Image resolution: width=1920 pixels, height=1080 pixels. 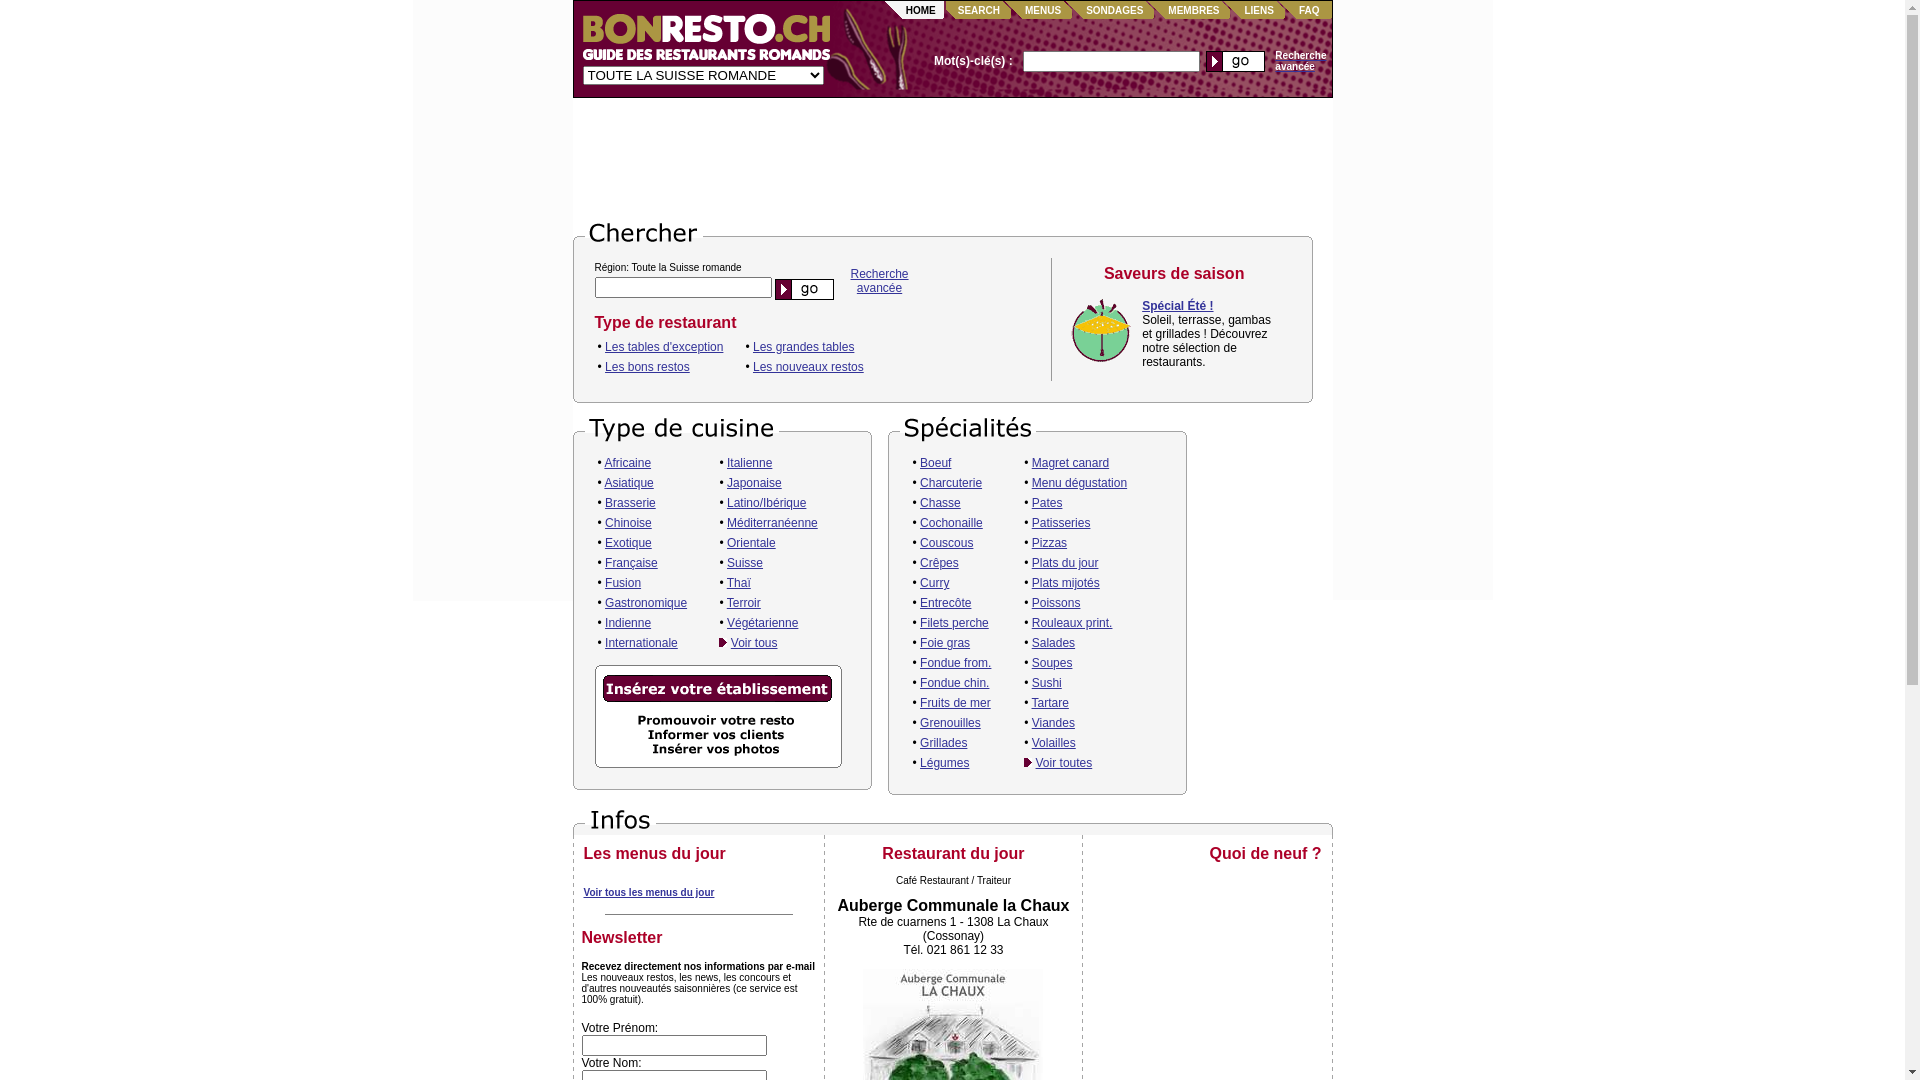 What do you see at coordinates (646, 601) in the screenshot?
I see `'Gastronomique'` at bounding box center [646, 601].